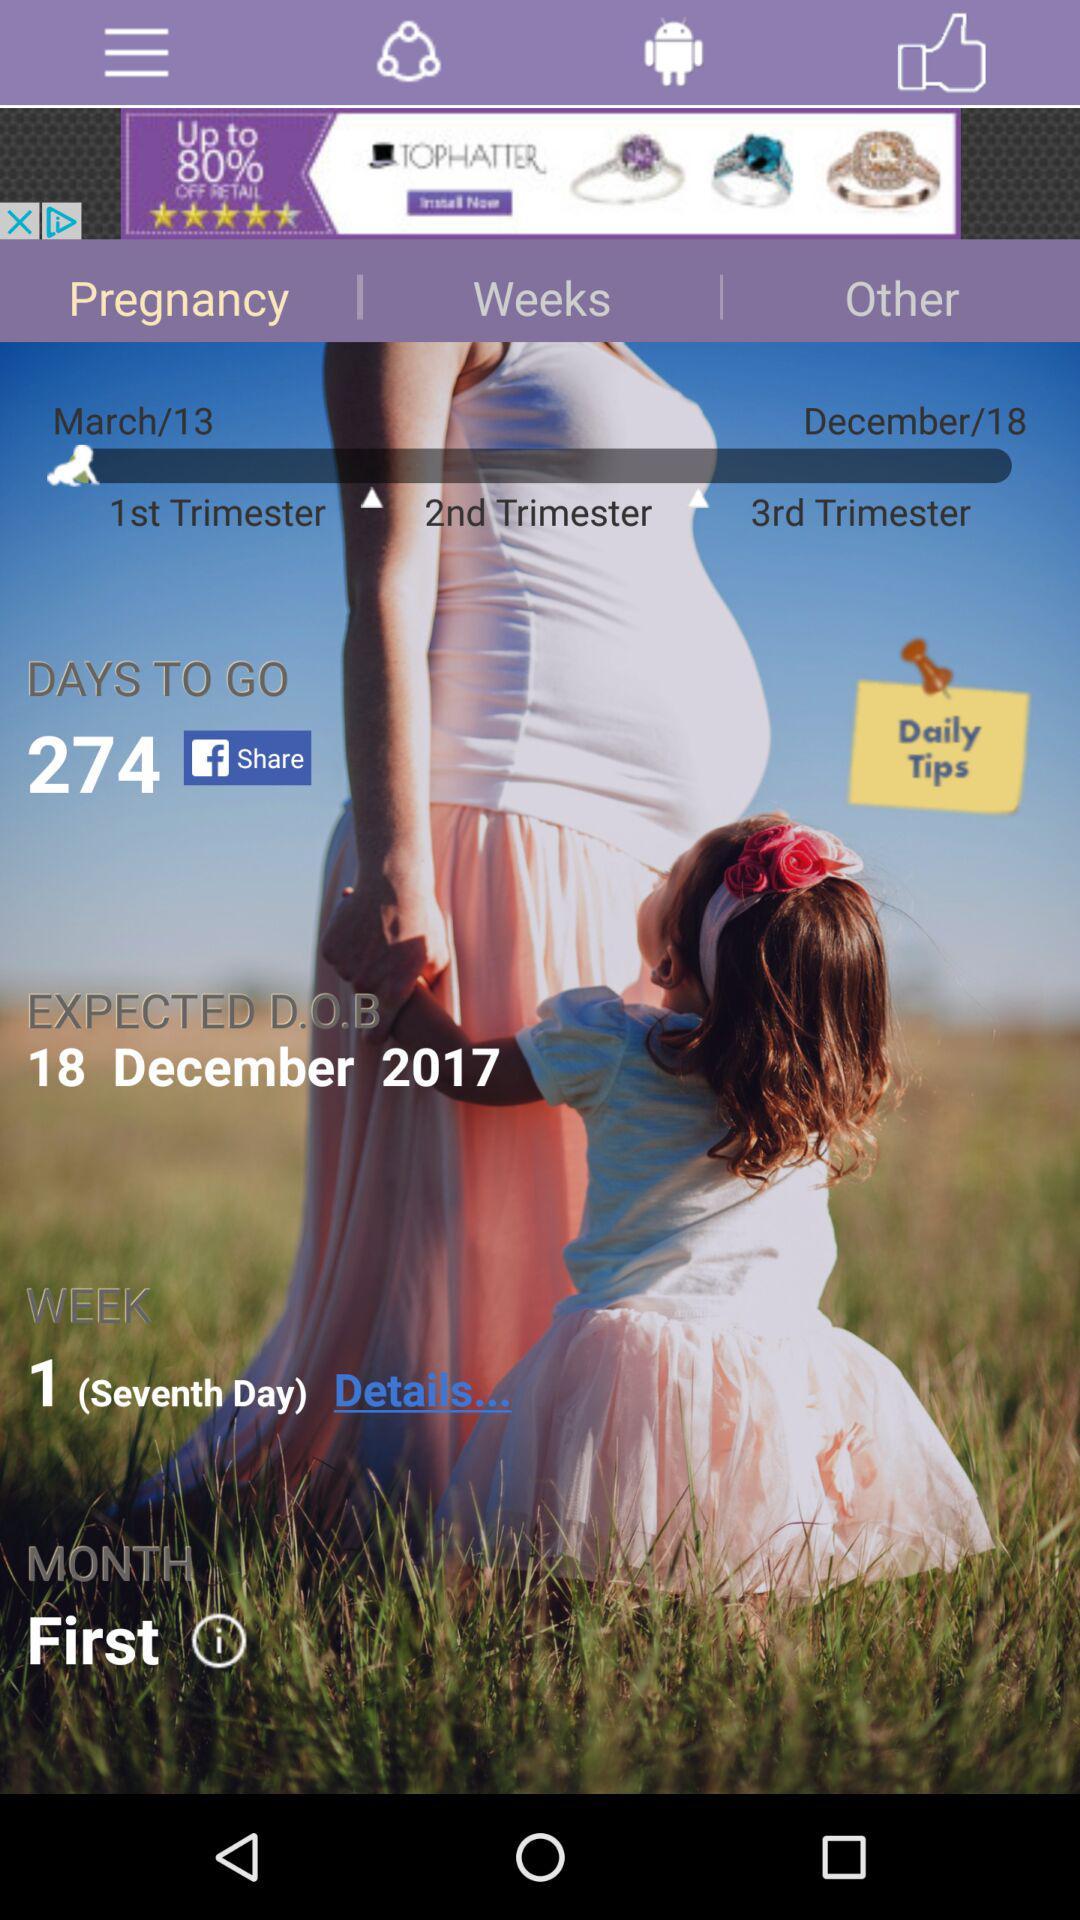  Describe the element at coordinates (673, 52) in the screenshot. I see `click for robotic help` at that location.